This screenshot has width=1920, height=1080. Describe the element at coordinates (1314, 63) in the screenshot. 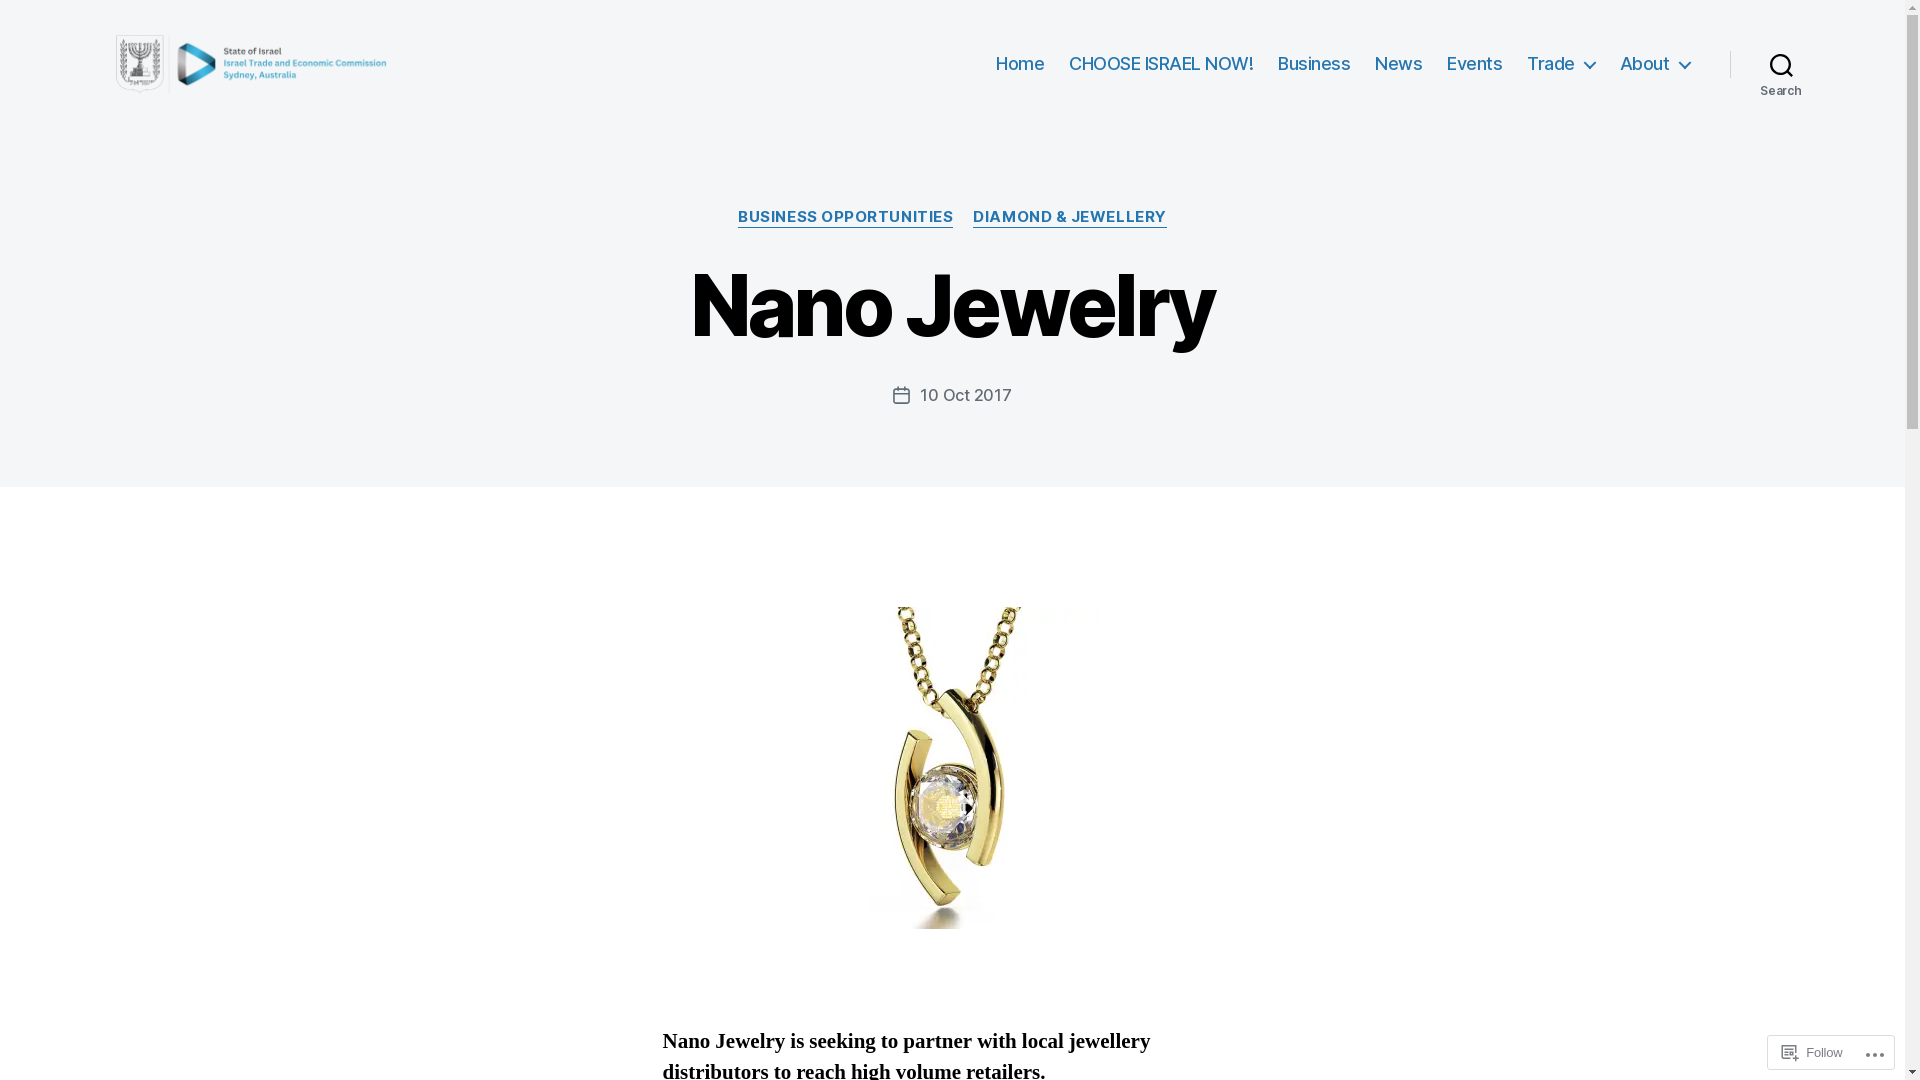

I see `'Business'` at that location.